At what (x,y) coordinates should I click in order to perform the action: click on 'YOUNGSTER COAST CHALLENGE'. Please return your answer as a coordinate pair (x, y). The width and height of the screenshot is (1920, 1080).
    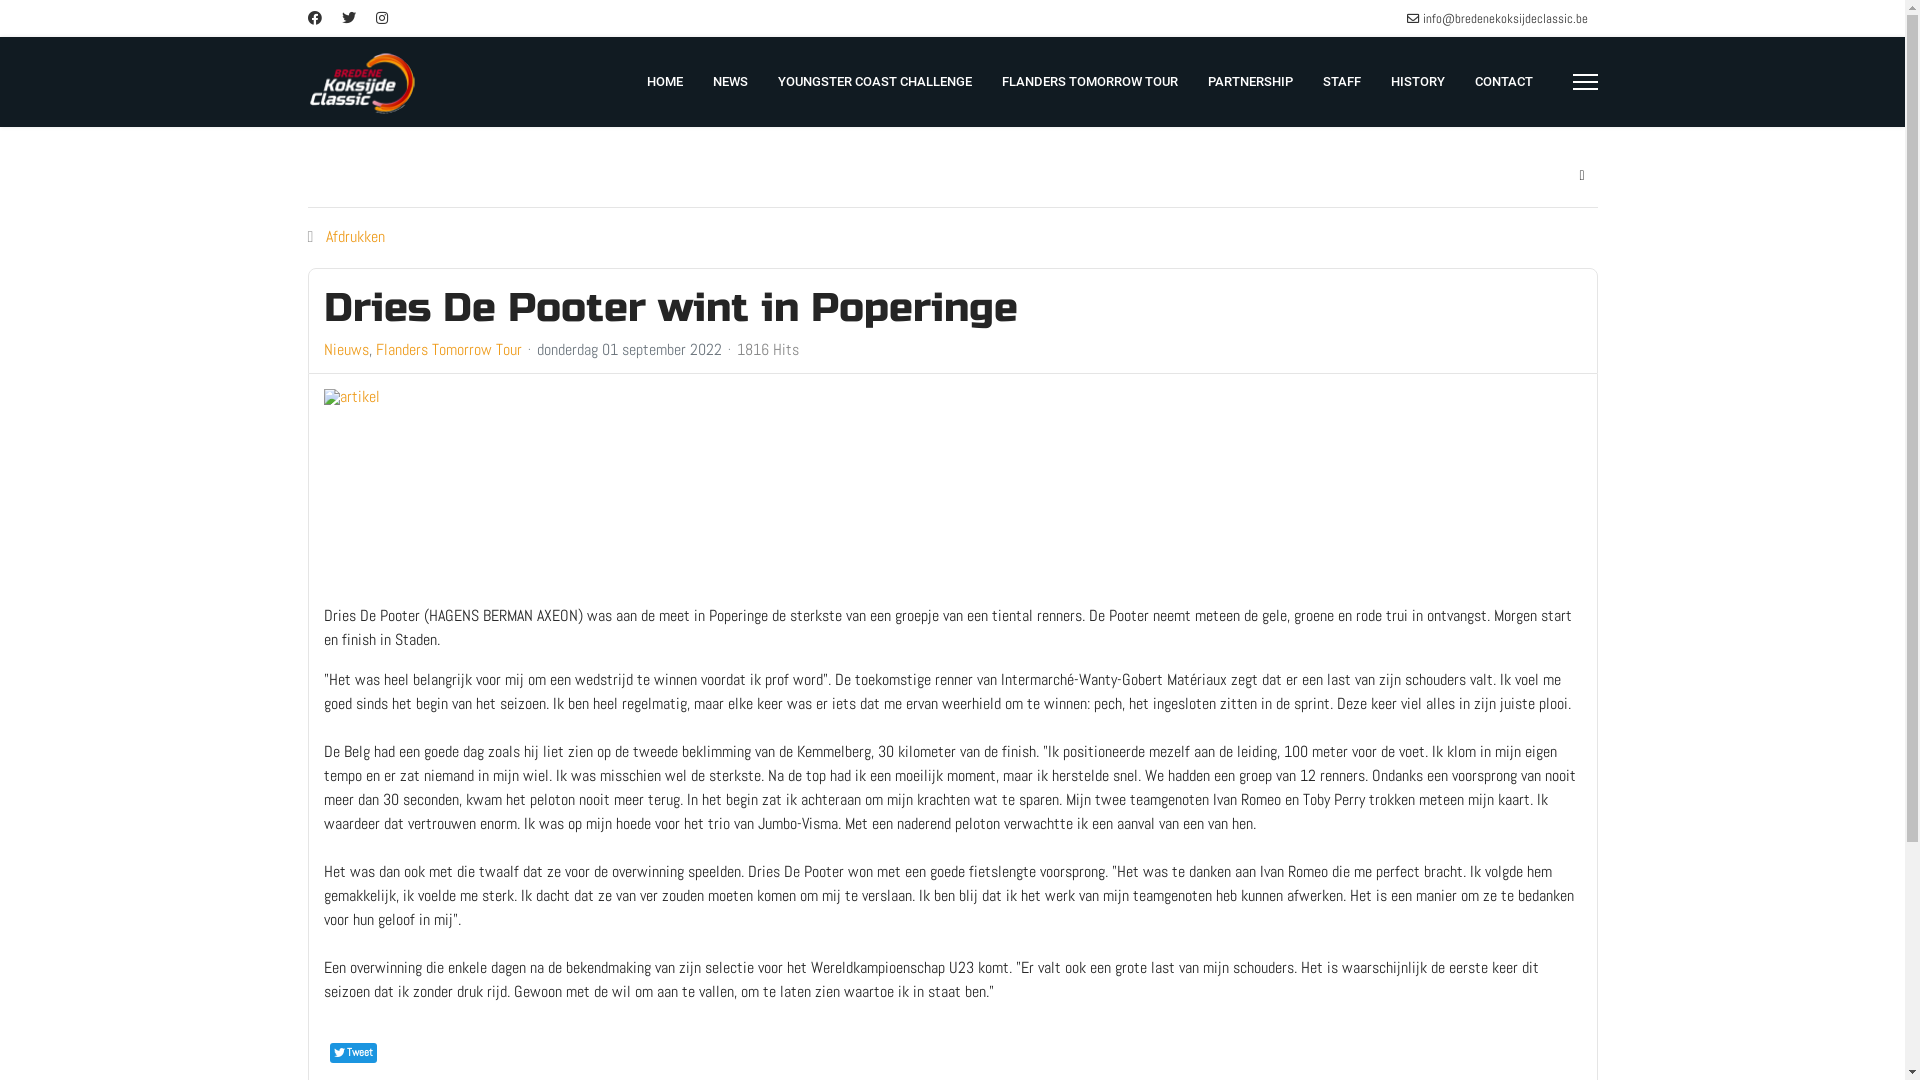
    Looking at the image, I should click on (873, 80).